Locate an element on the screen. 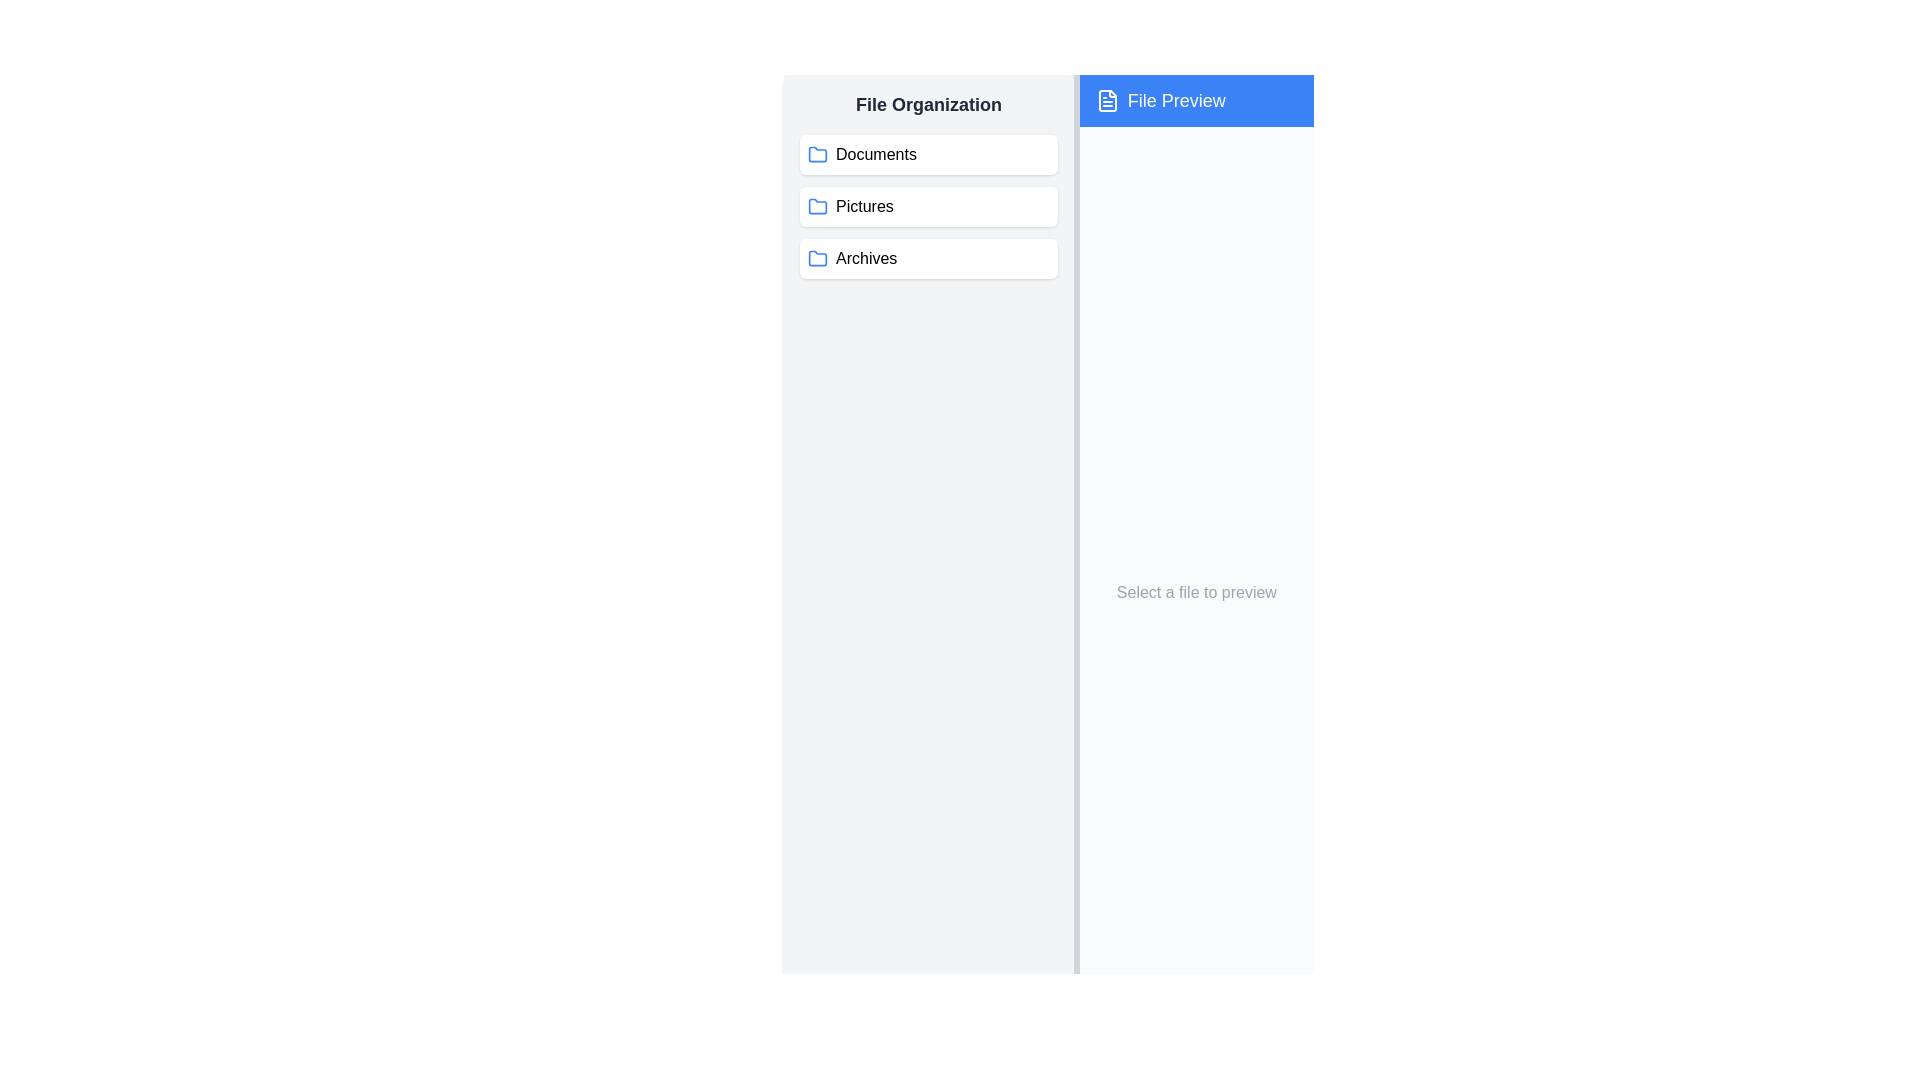 The image size is (1920, 1080). the vibrant blue folder icon located to the left of the 'Archives' label in the third list item is located at coordinates (817, 257).